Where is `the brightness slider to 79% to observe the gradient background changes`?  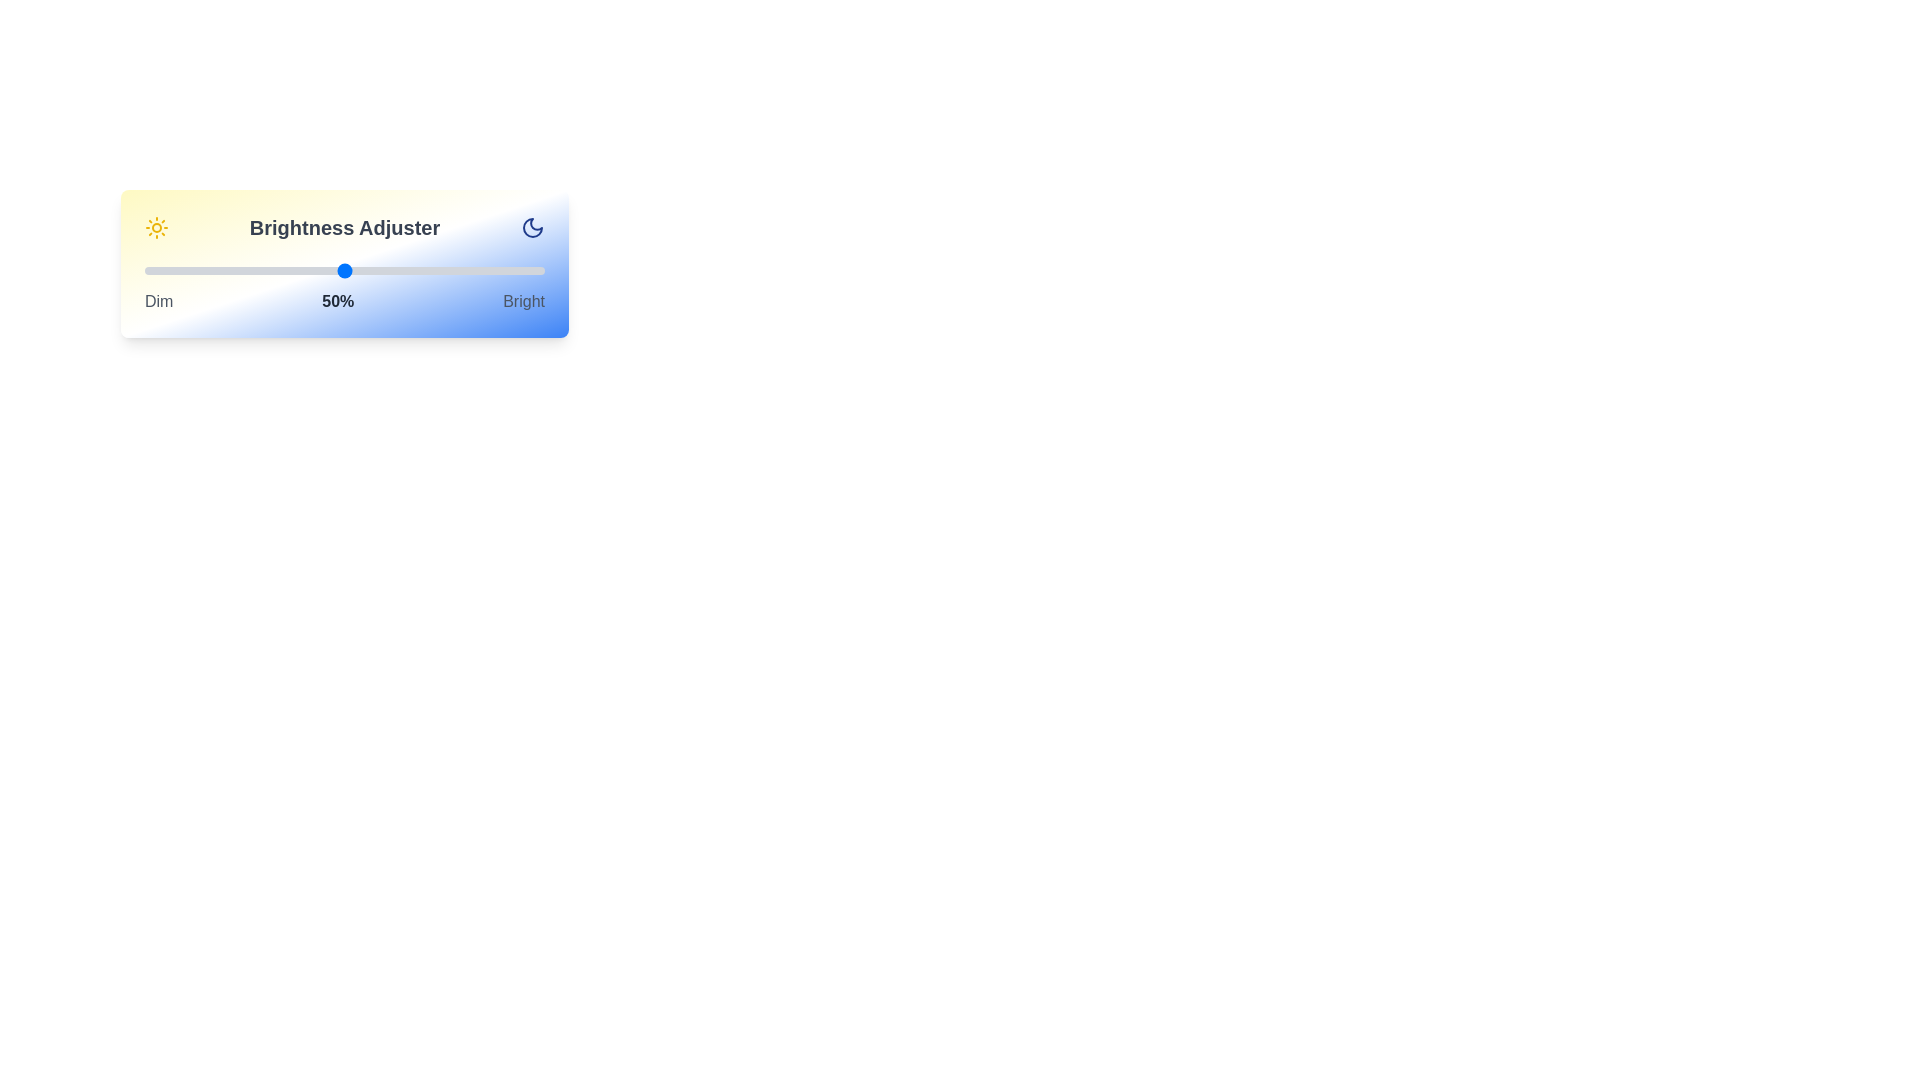 the brightness slider to 79% to observe the gradient background changes is located at coordinates (459, 270).